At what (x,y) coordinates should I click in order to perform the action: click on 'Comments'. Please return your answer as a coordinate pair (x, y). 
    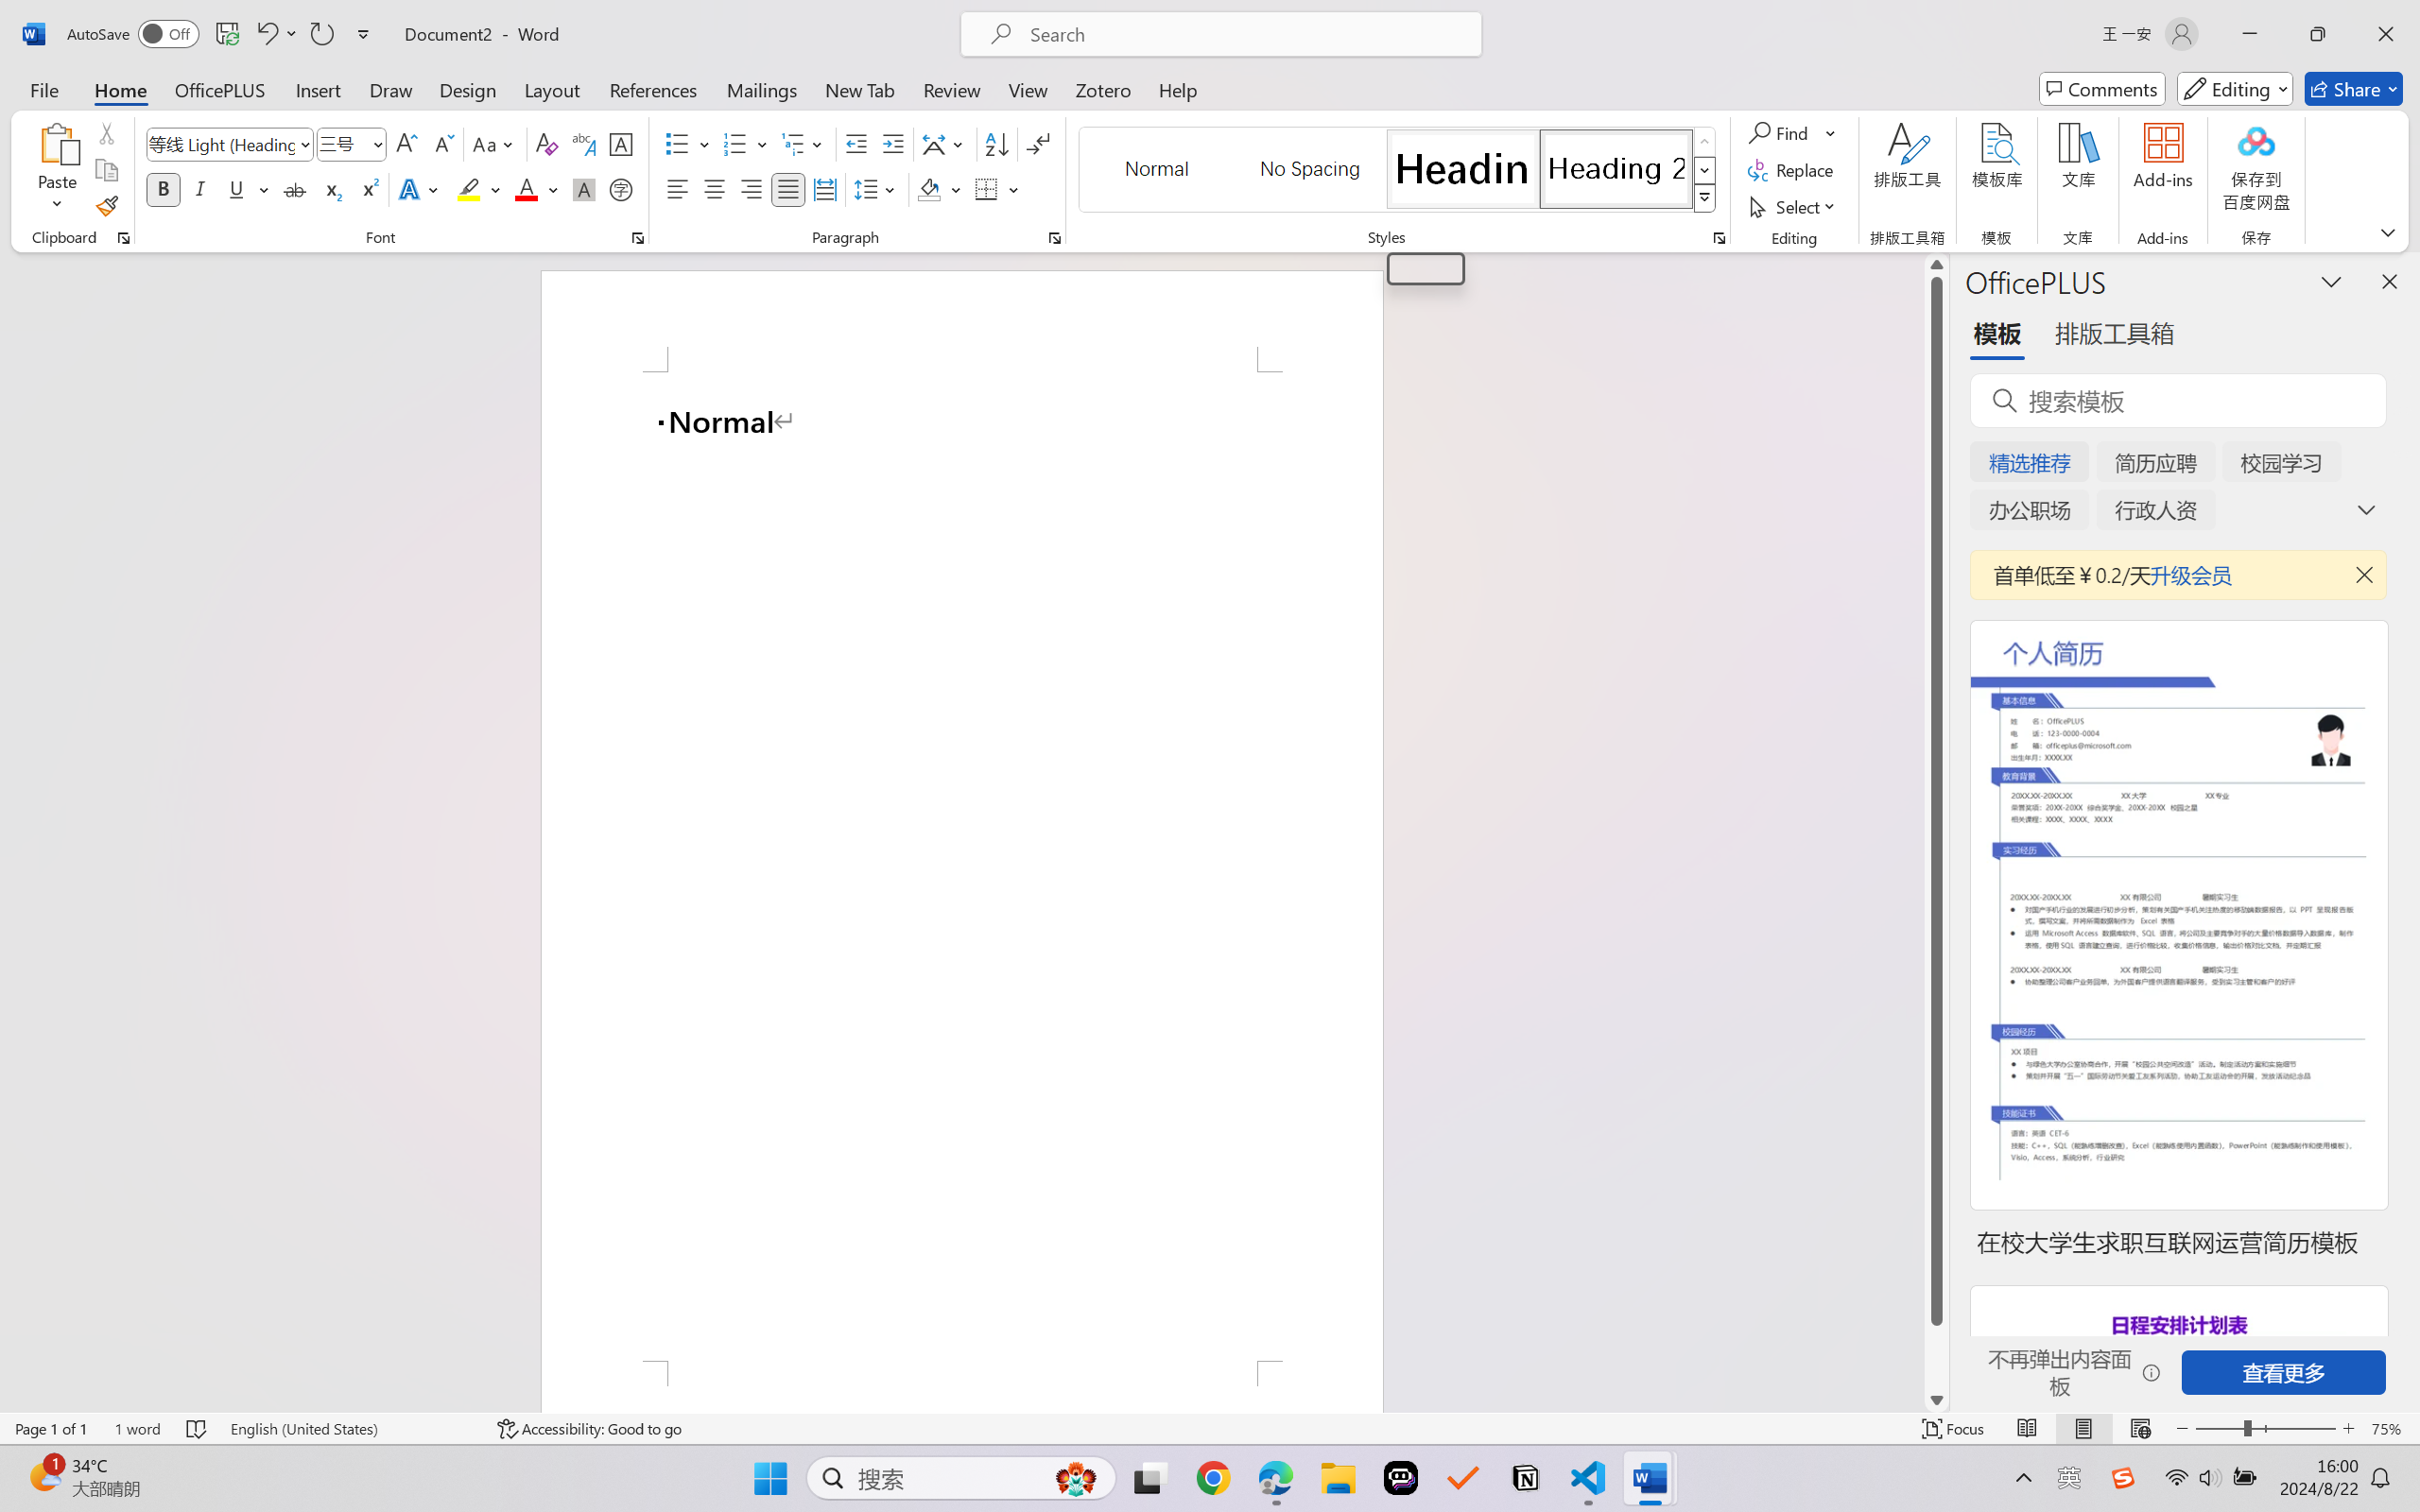
    Looking at the image, I should click on (2102, 88).